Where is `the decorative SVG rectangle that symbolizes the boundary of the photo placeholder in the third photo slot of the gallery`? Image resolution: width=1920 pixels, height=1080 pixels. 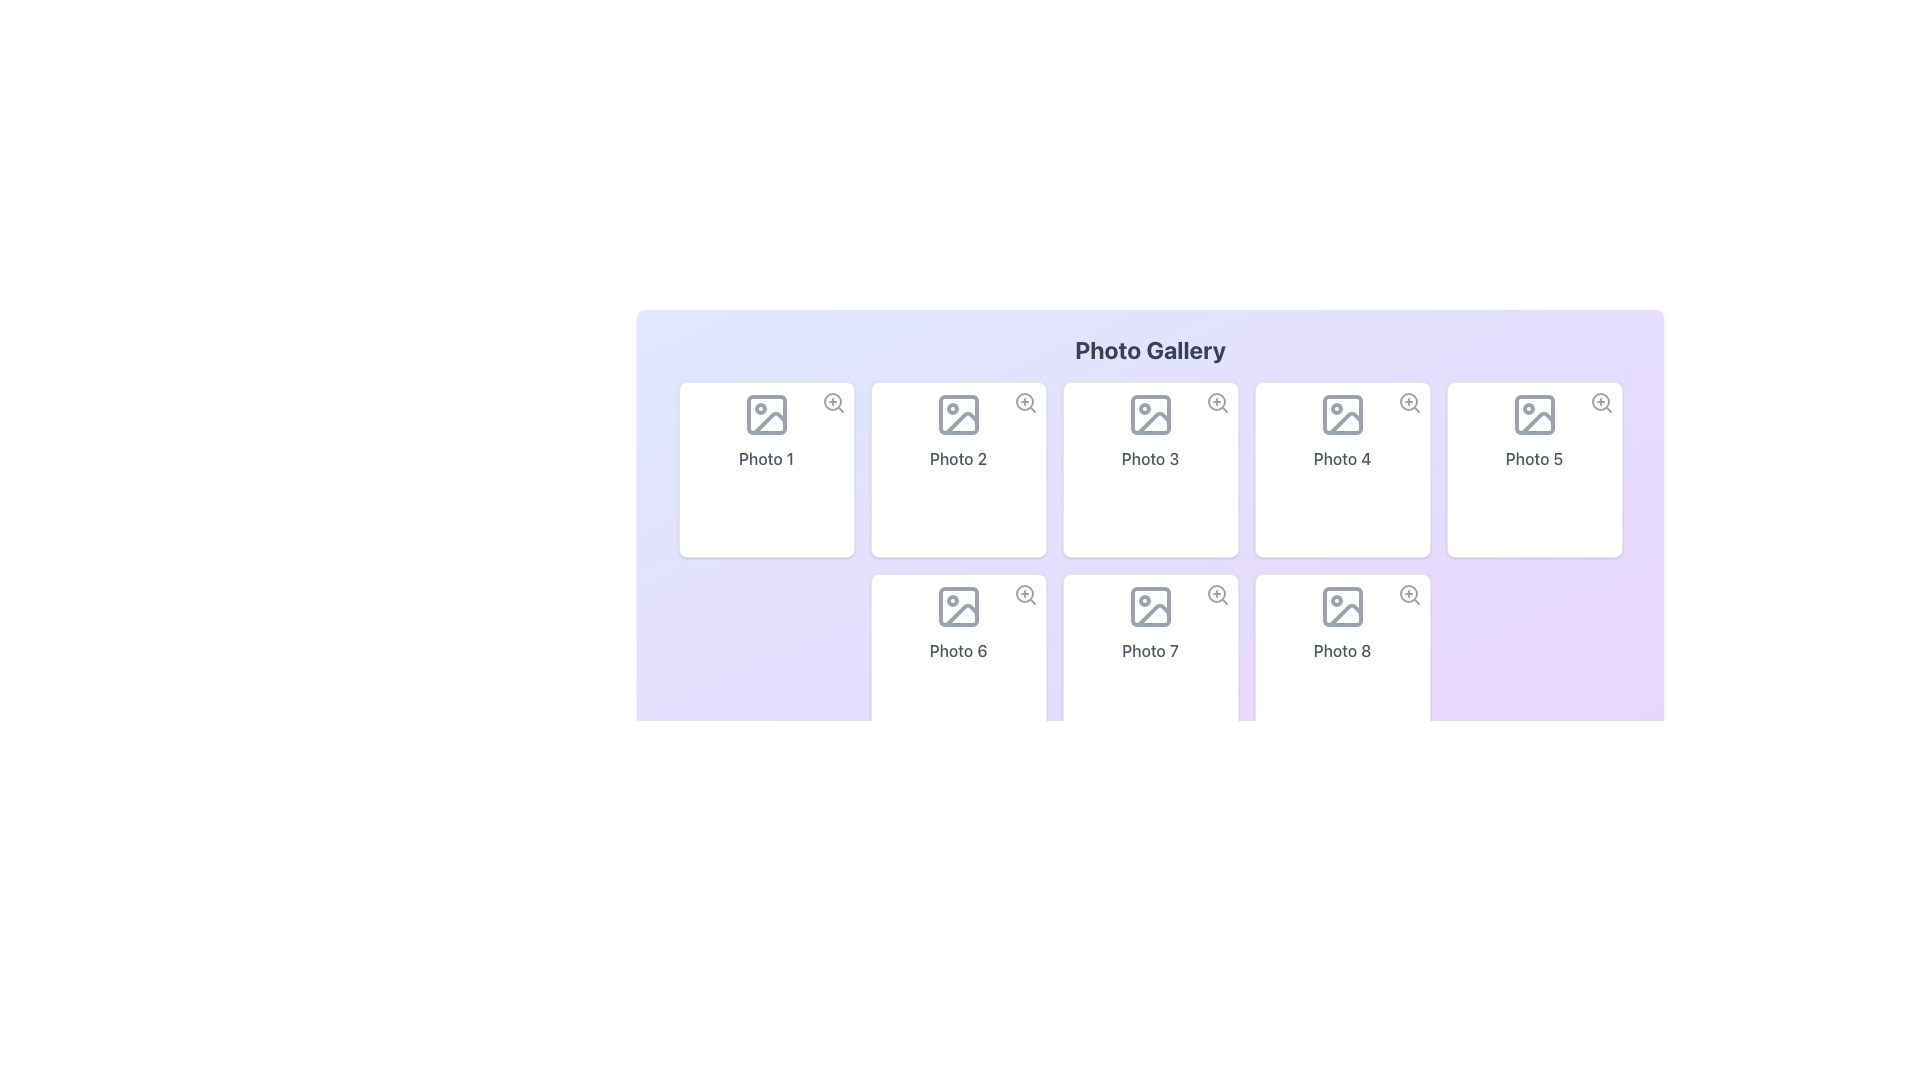
the decorative SVG rectangle that symbolizes the boundary of the photo placeholder in the third photo slot of the gallery is located at coordinates (1150, 414).